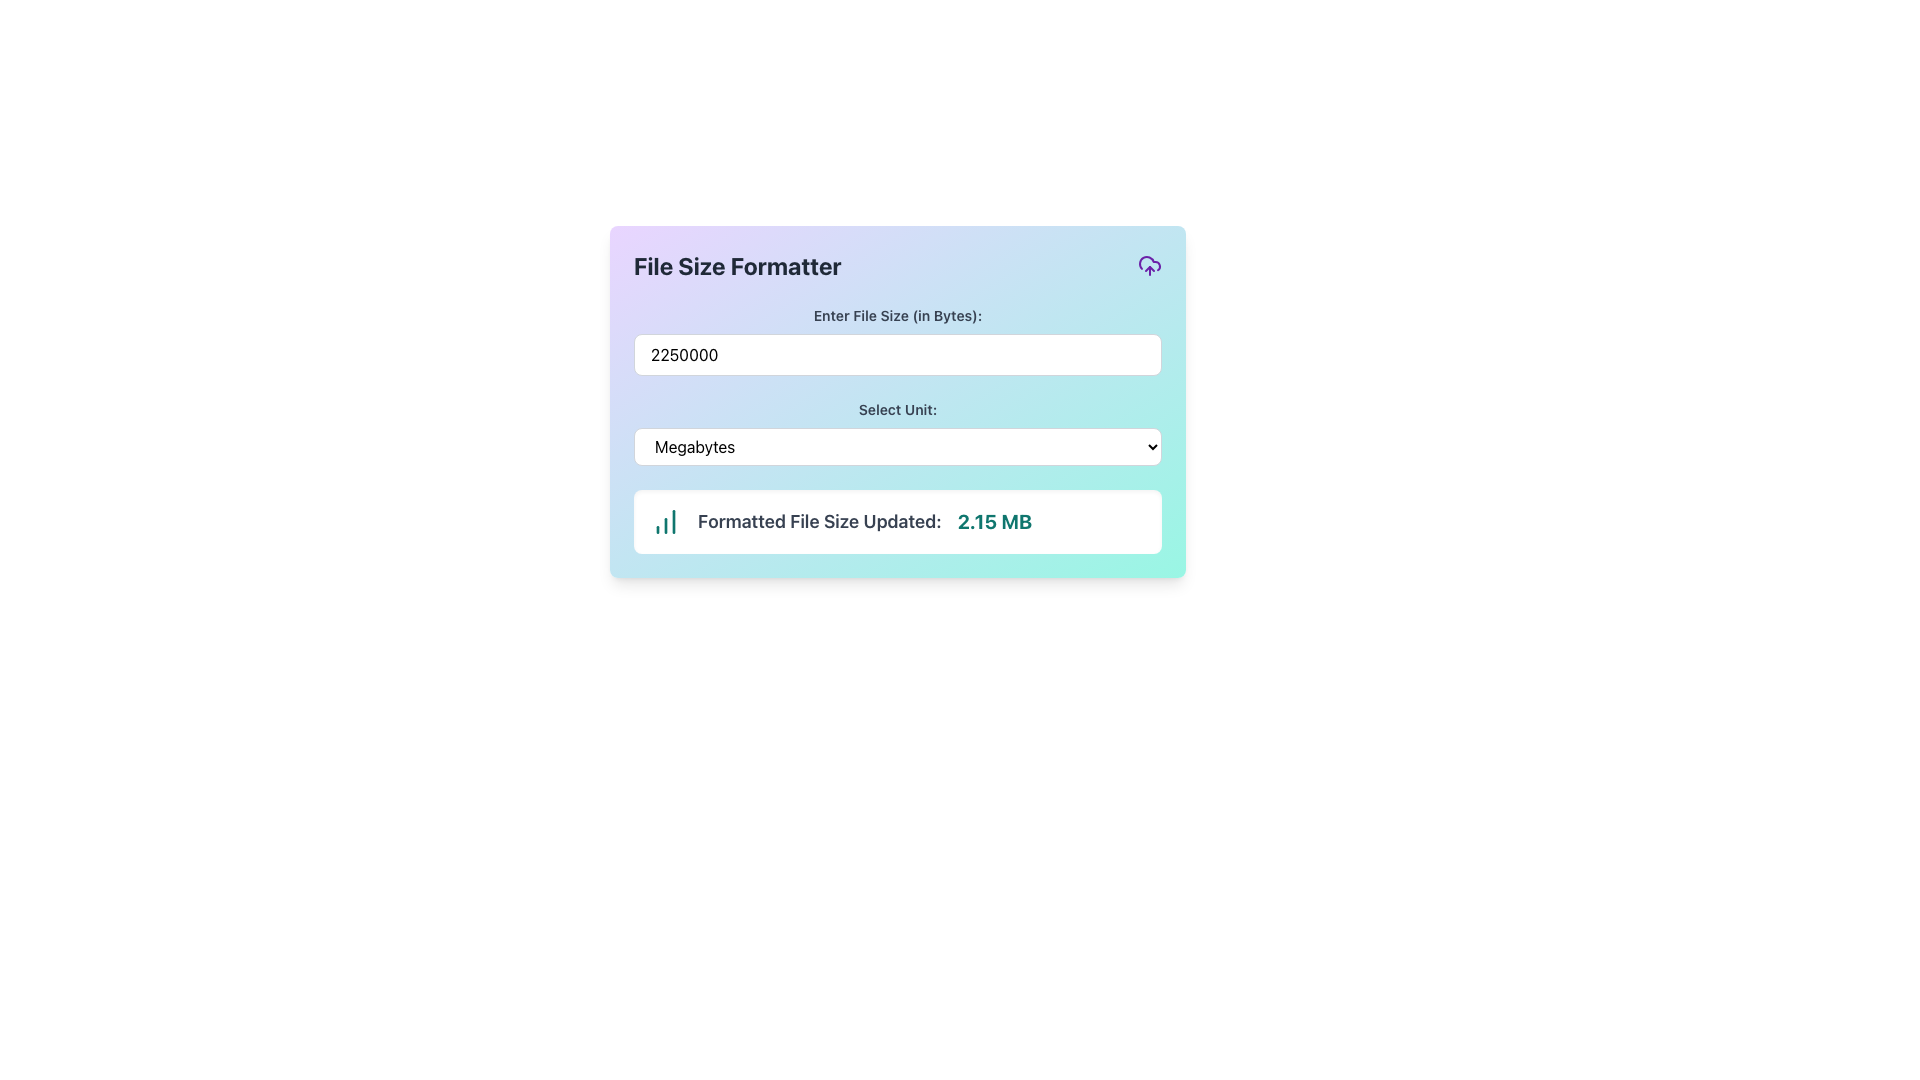  I want to click on the cloud upload icon located at the top right corner of the 'File Size Formatter' interface, so click(1150, 265).